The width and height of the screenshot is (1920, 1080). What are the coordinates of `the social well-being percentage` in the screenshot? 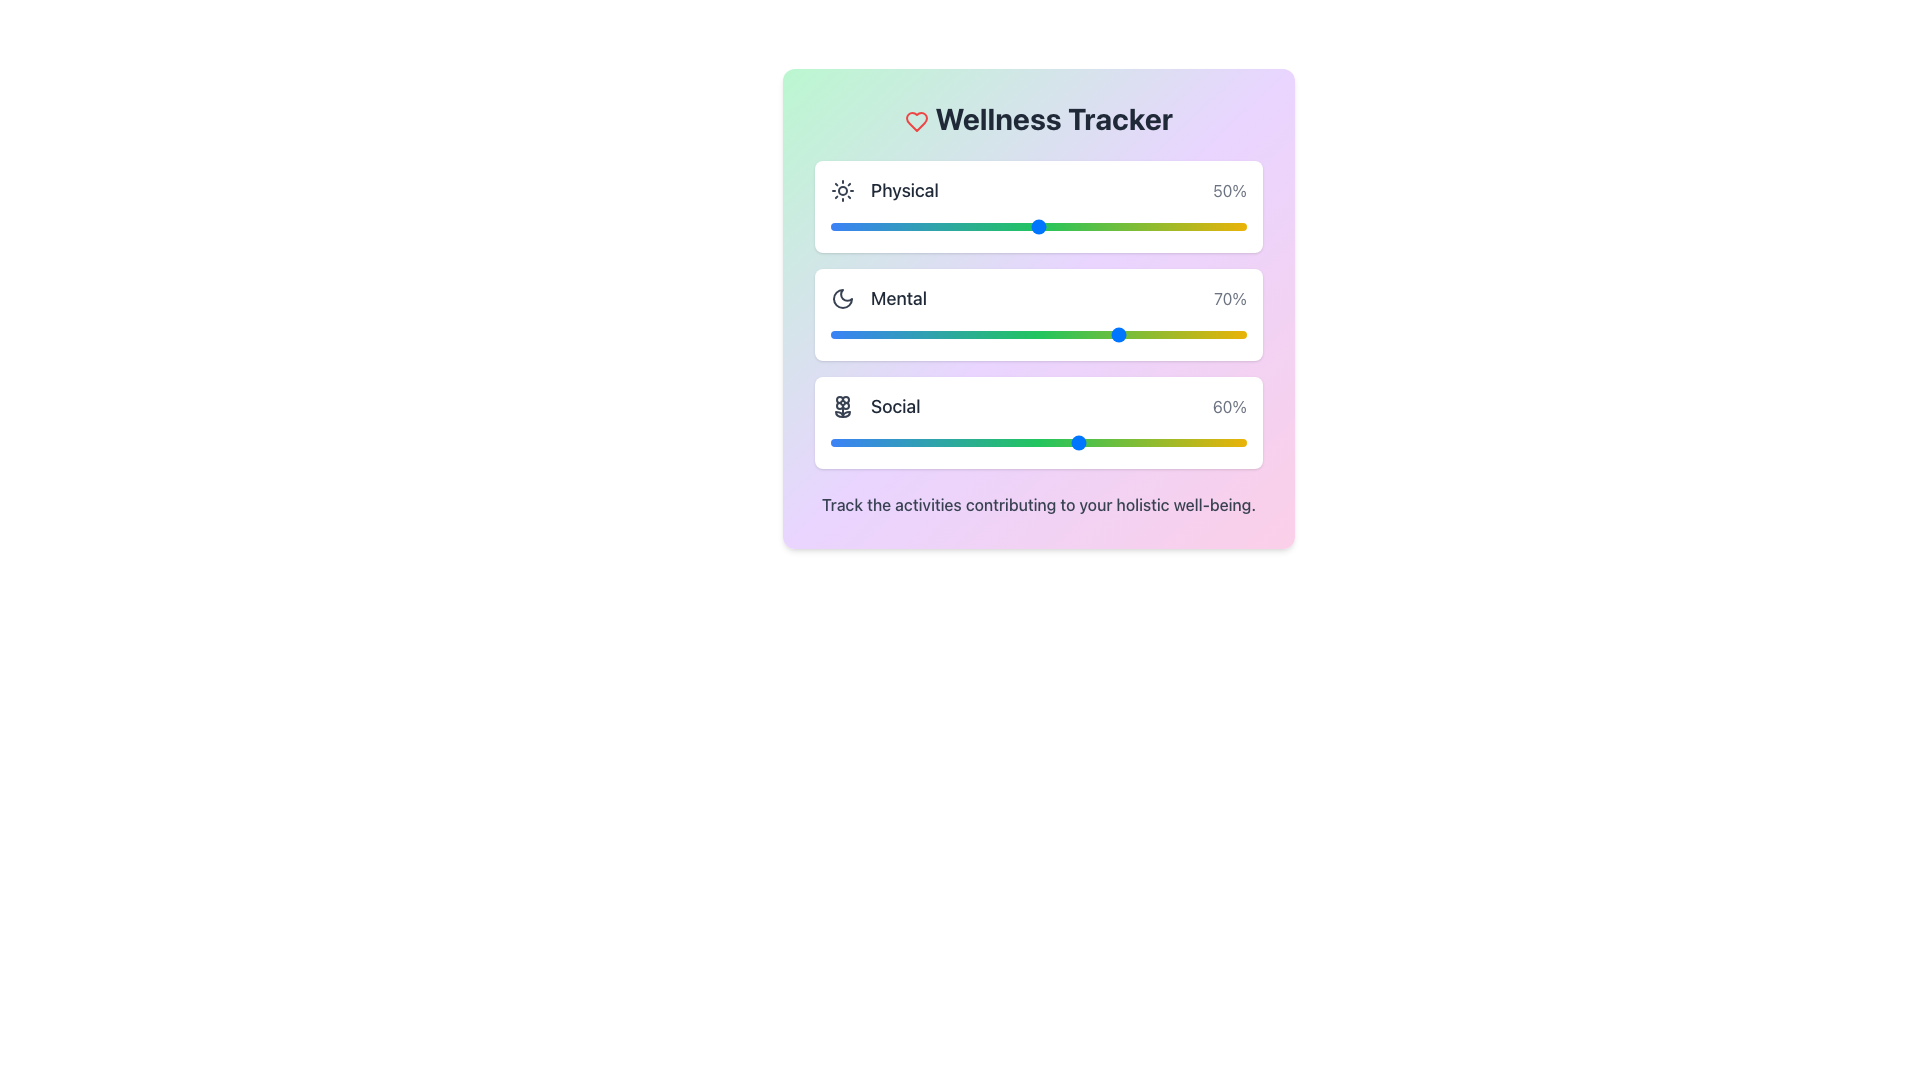 It's located at (1216, 442).